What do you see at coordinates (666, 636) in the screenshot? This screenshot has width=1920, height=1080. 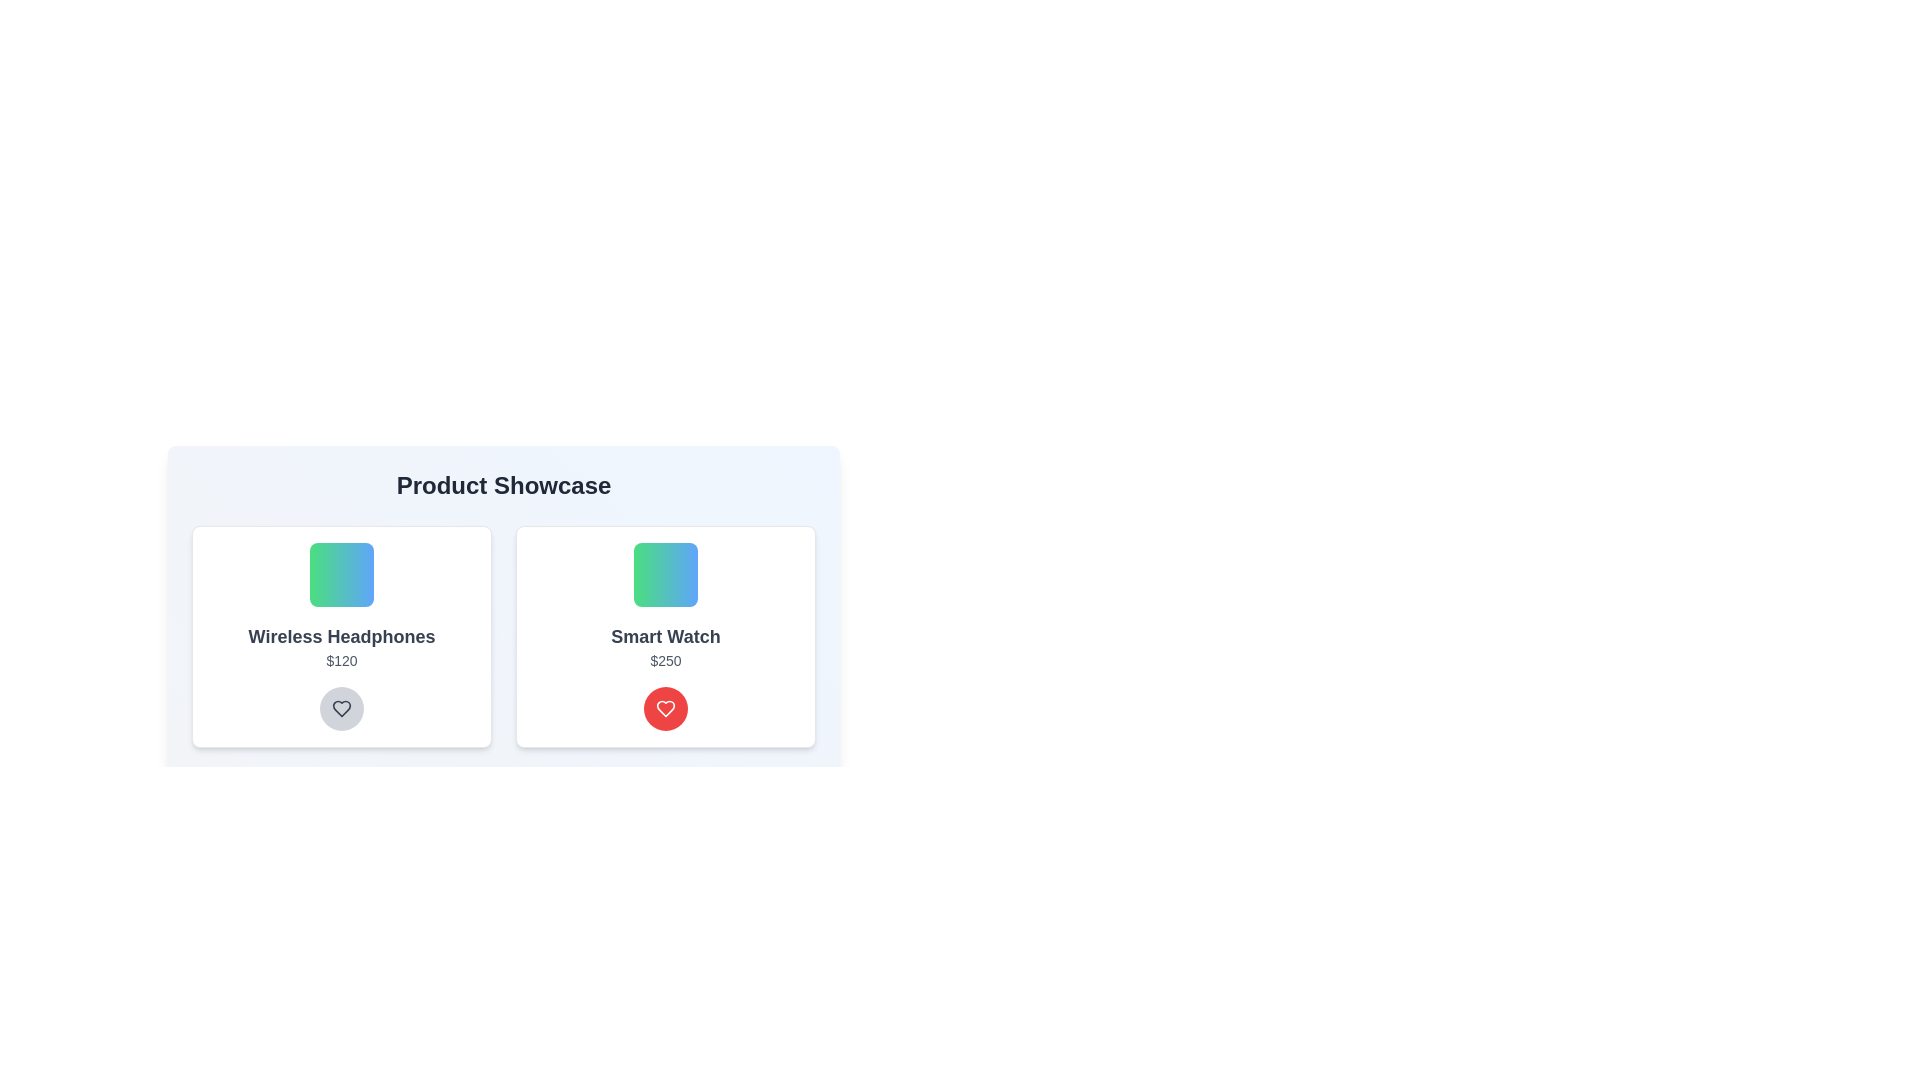 I see `the product card for Smart Watch` at bounding box center [666, 636].